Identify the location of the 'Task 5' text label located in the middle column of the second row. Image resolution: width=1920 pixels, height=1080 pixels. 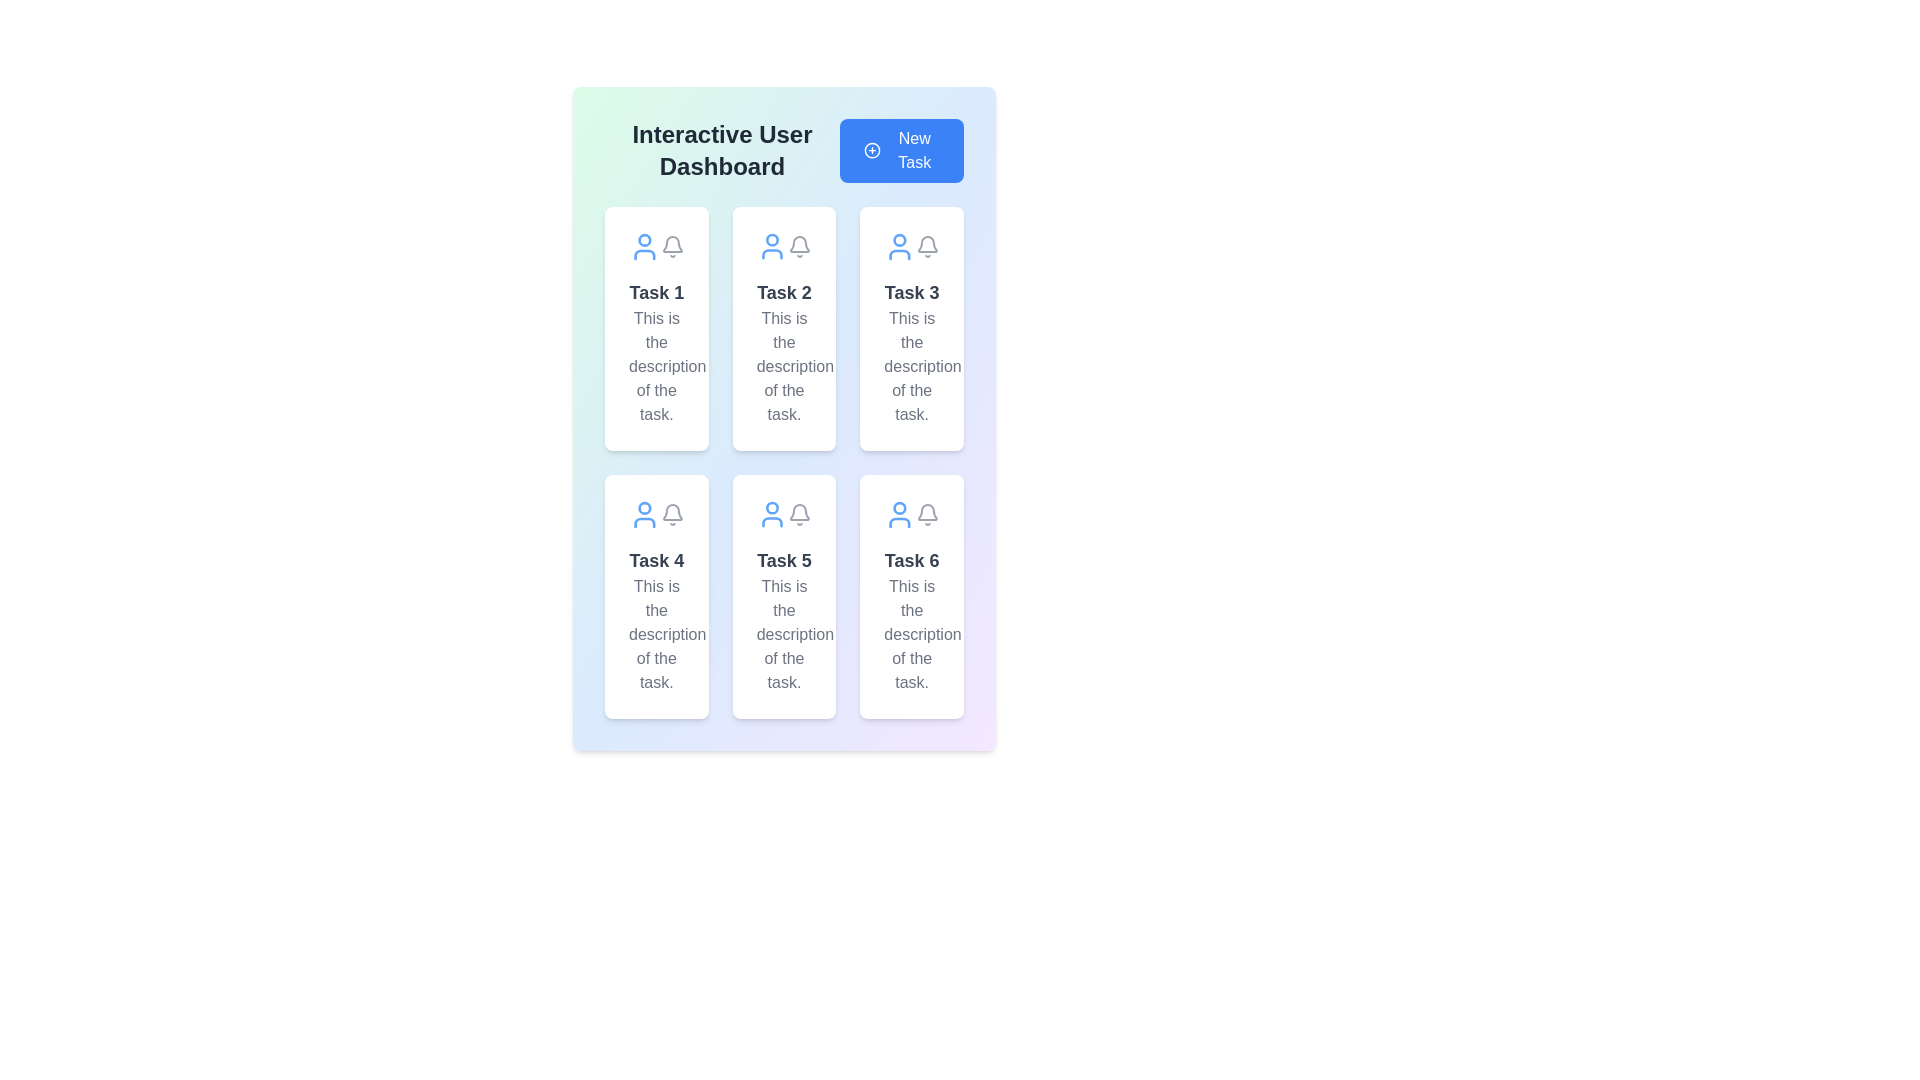
(783, 560).